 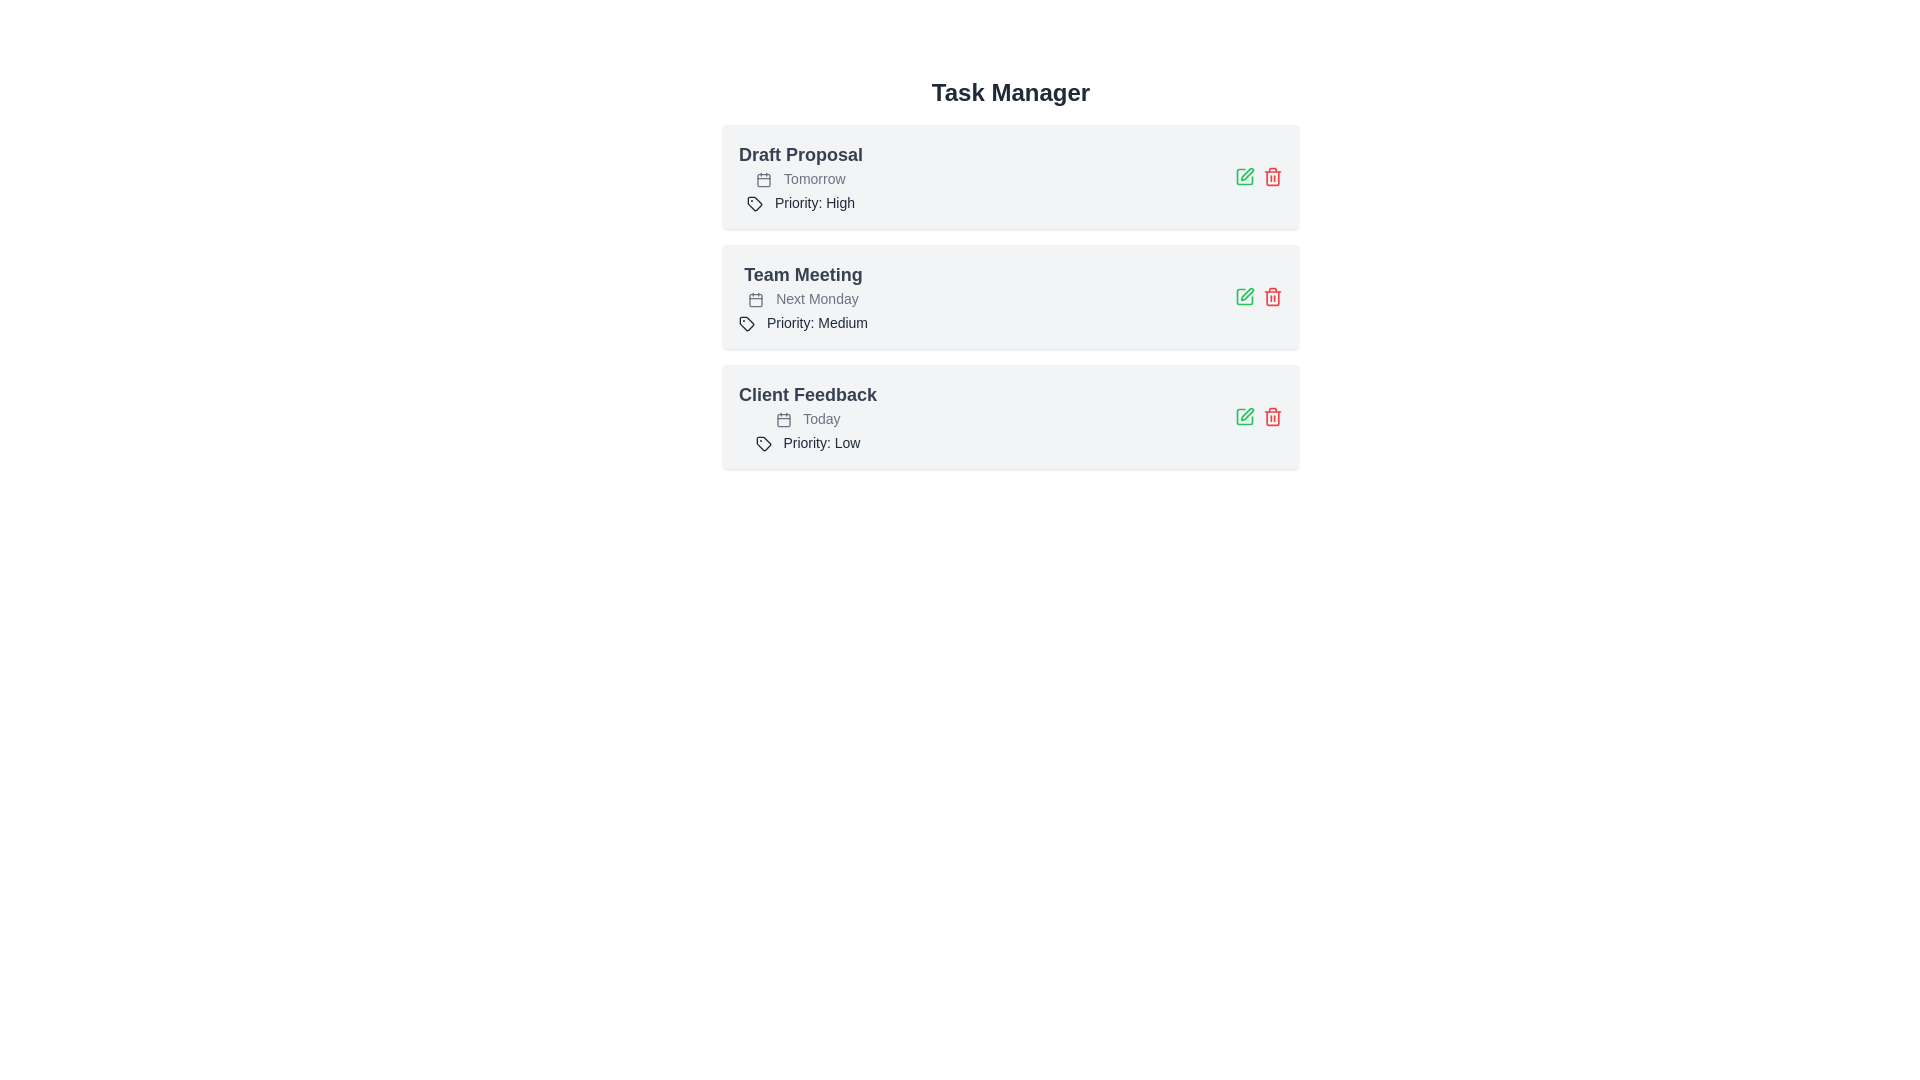 What do you see at coordinates (1243, 176) in the screenshot?
I see `the editing Icon button located in the middle group of the second task in the list interface` at bounding box center [1243, 176].